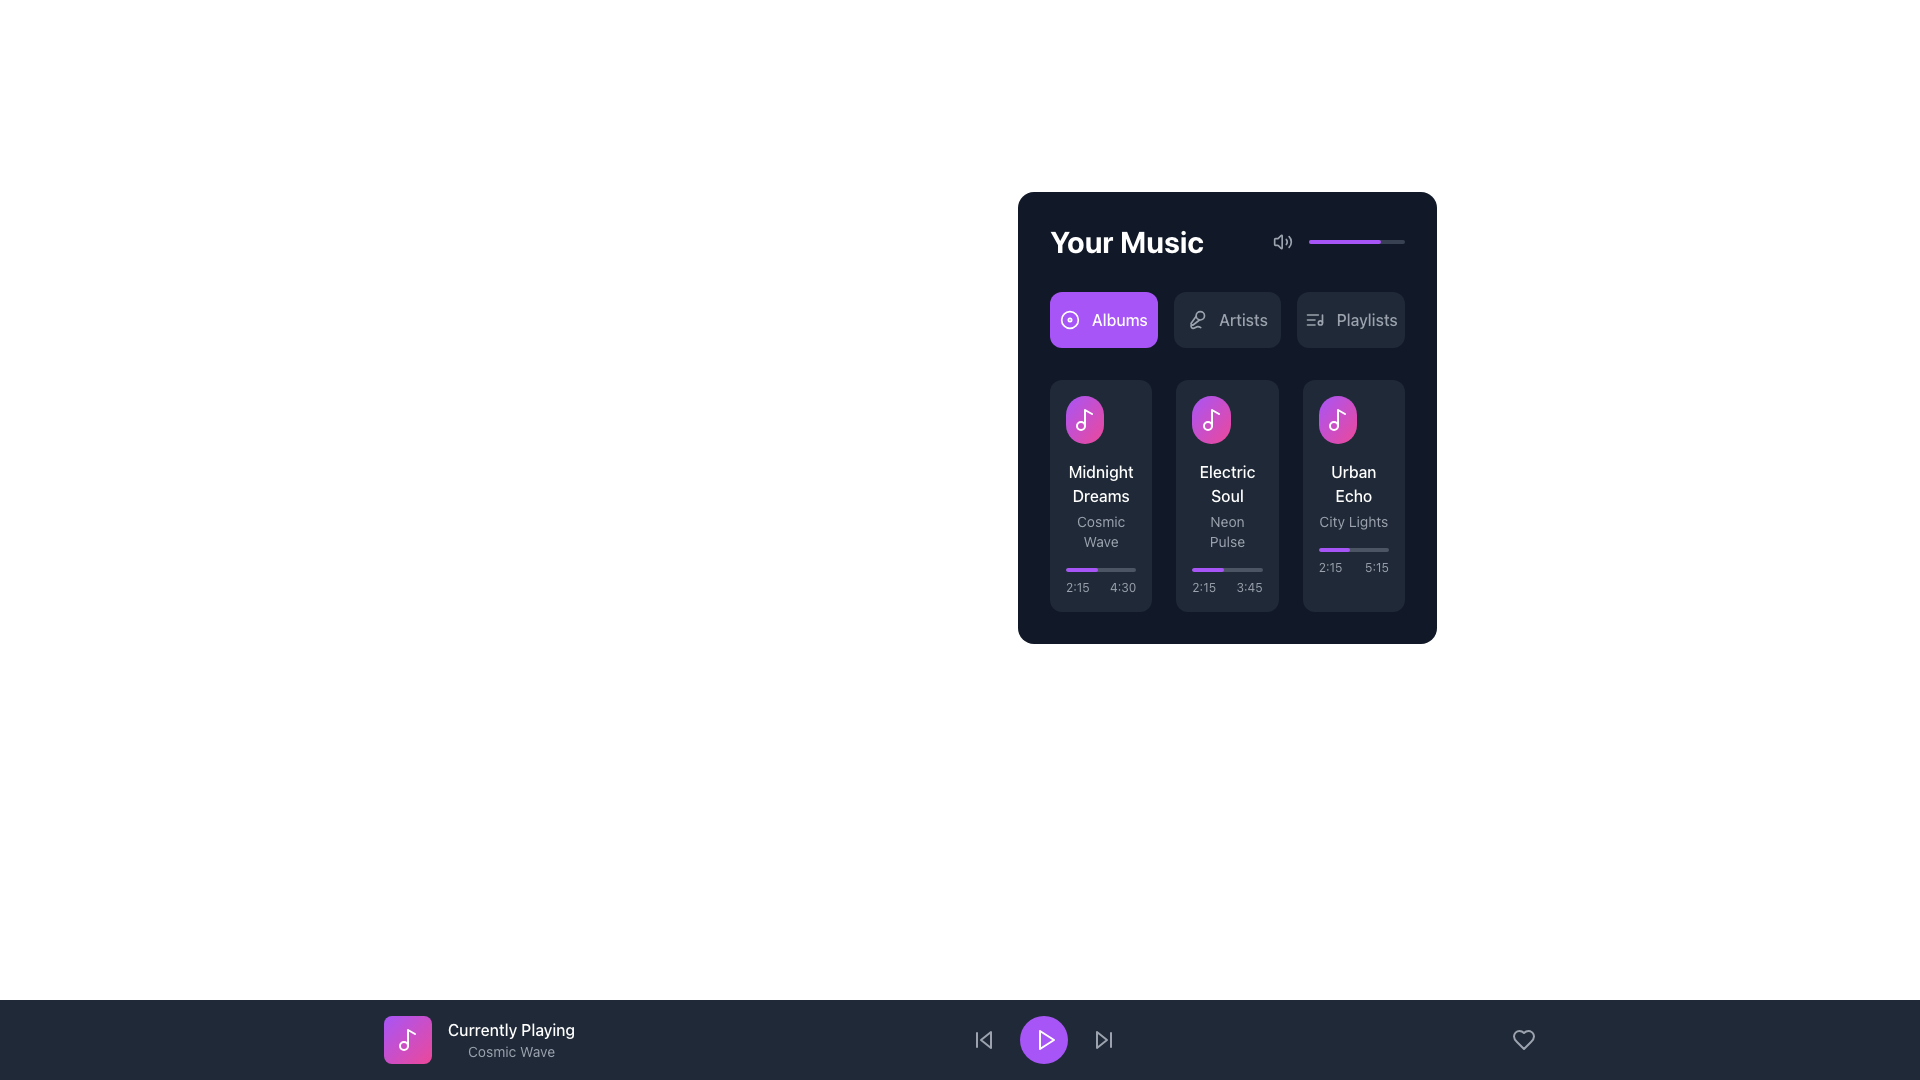 This screenshot has width=1920, height=1080. I want to click on the 'Artists' button which contains the icon representing the 'Artists' function, located in the second column of the navigation section, so click(1197, 319).